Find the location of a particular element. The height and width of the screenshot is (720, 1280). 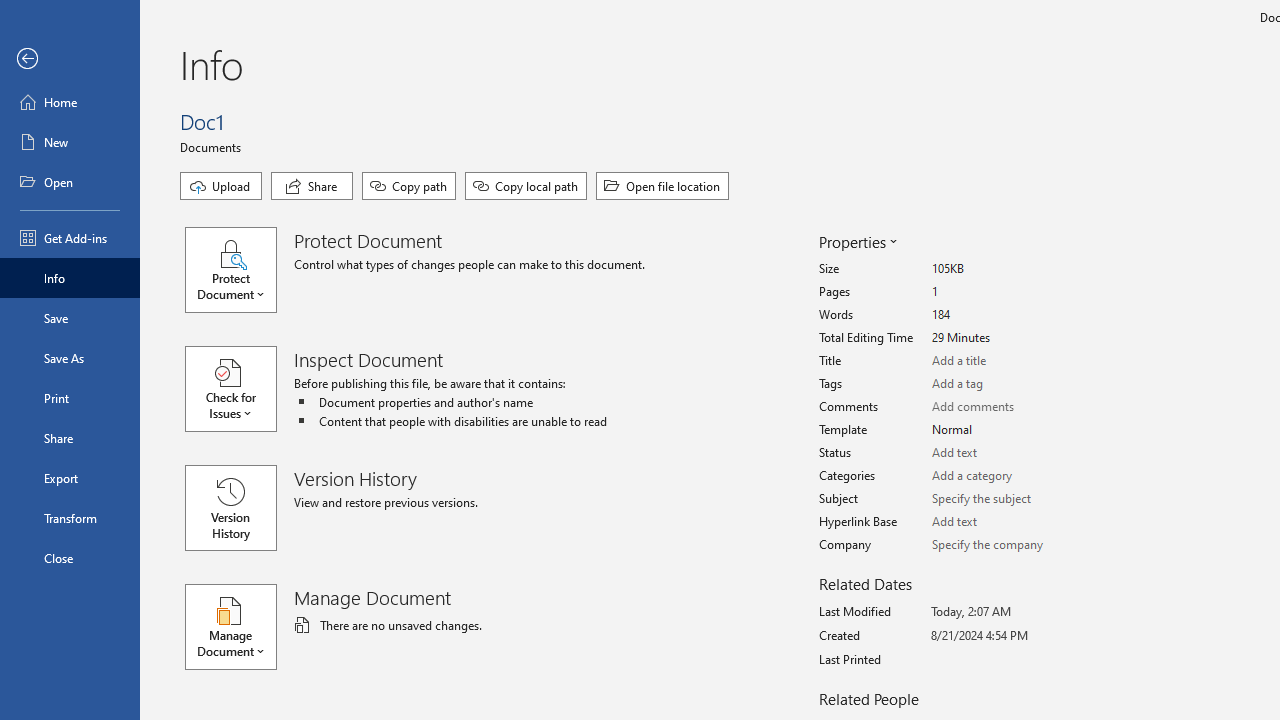

'Check for Issues' is located at coordinates (240, 389).